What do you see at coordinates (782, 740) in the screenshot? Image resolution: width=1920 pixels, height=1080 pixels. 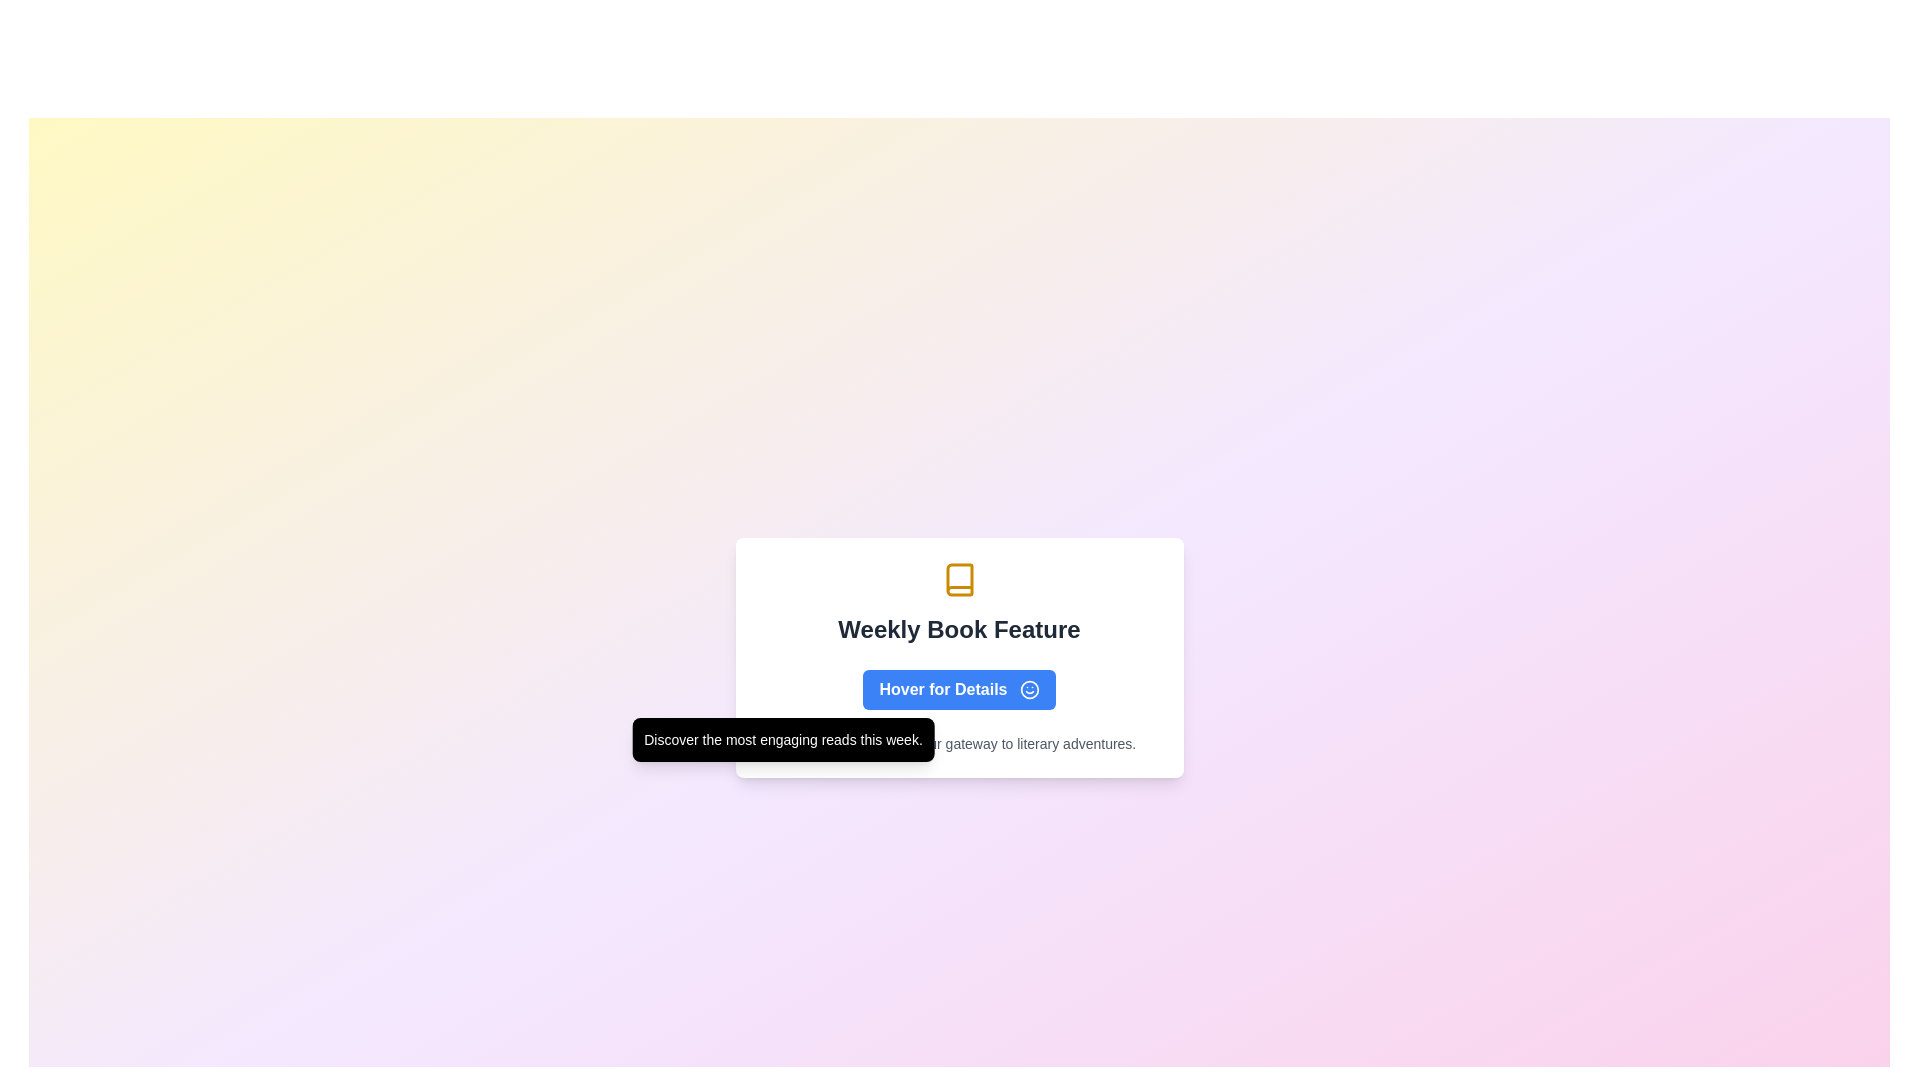 I see `the tooltip that provides additional informational text about engaging reads for the week, located below the 'Hover for Details' button` at bounding box center [782, 740].